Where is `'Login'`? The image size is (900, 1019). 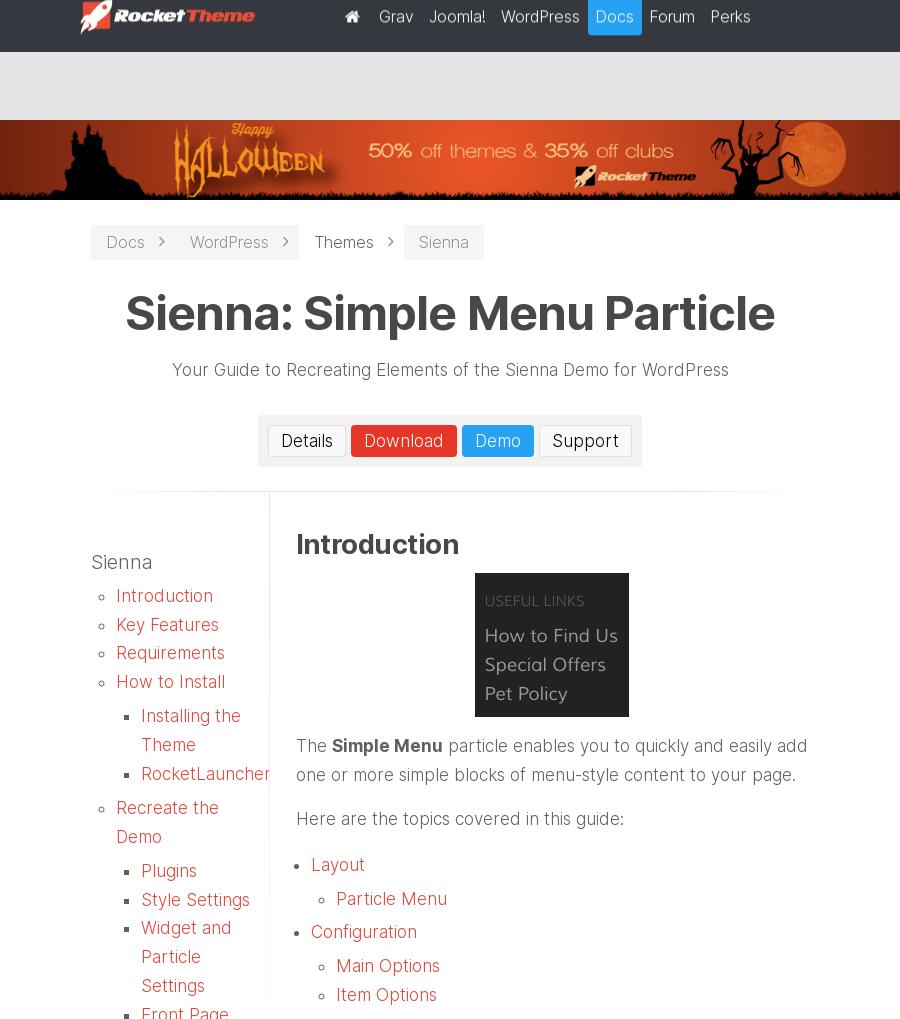
'Login' is located at coordinates (511, 23).